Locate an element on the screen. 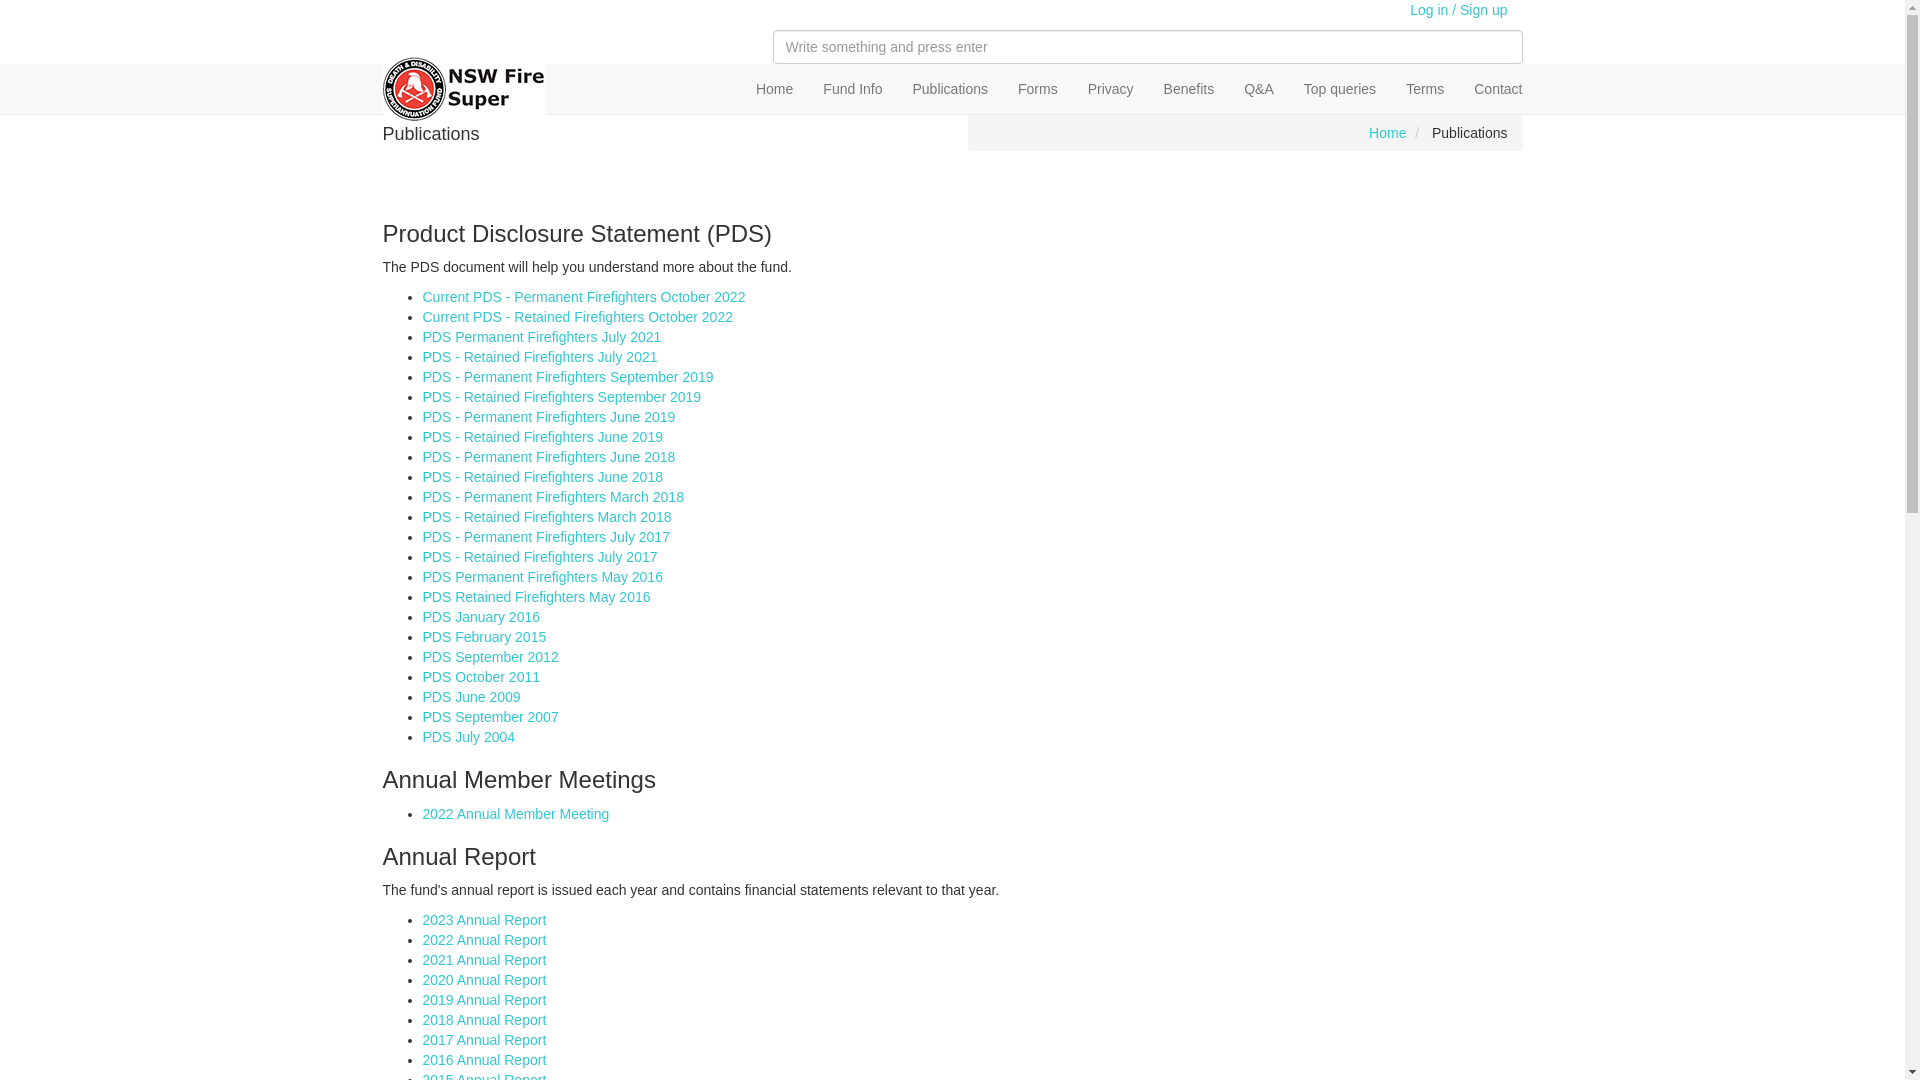 Image resolution: width=1920 pixels, height=1080 pixels. 'Terms' is located at coordinates (1424, 87).